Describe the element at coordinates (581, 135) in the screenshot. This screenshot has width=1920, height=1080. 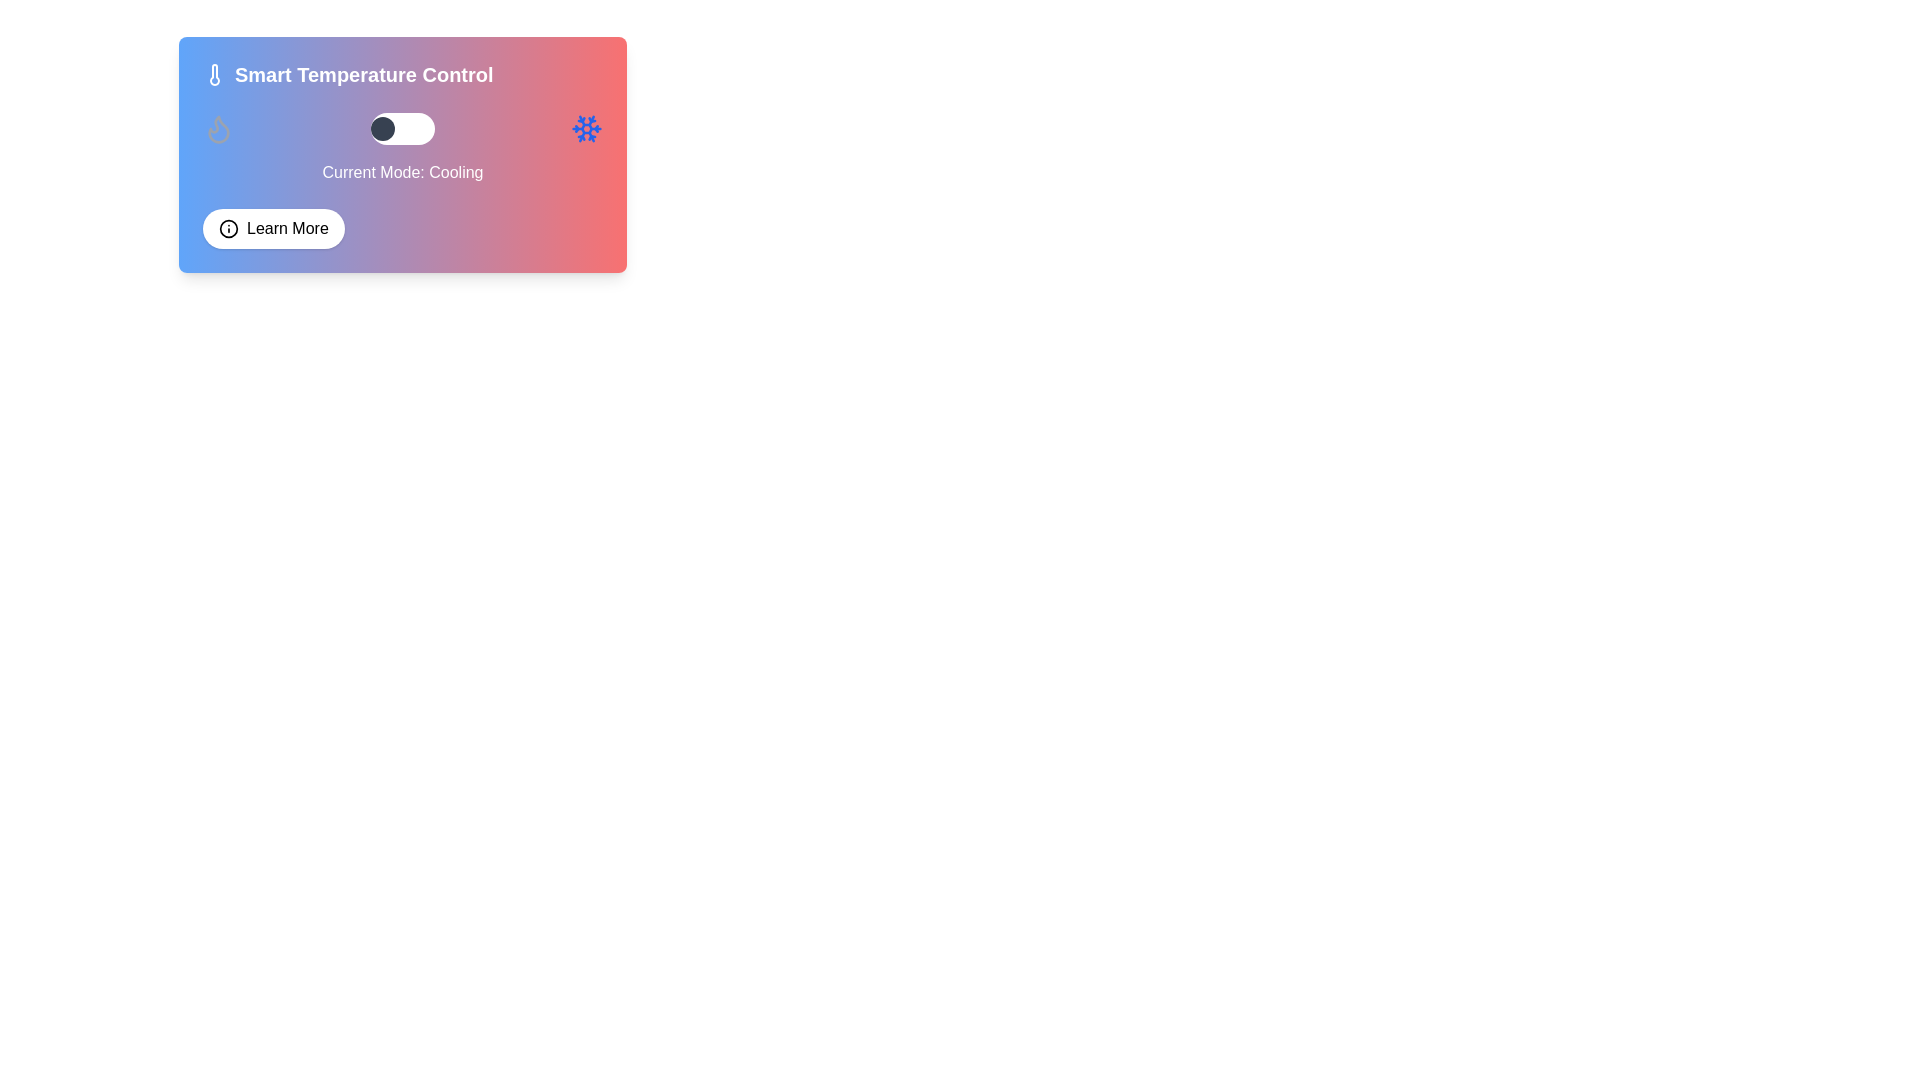
I see `the bottom-left branch of the snowflake icon in the 'Smart Temperature Control' interface, located to the right of the toggle switch` at that location.